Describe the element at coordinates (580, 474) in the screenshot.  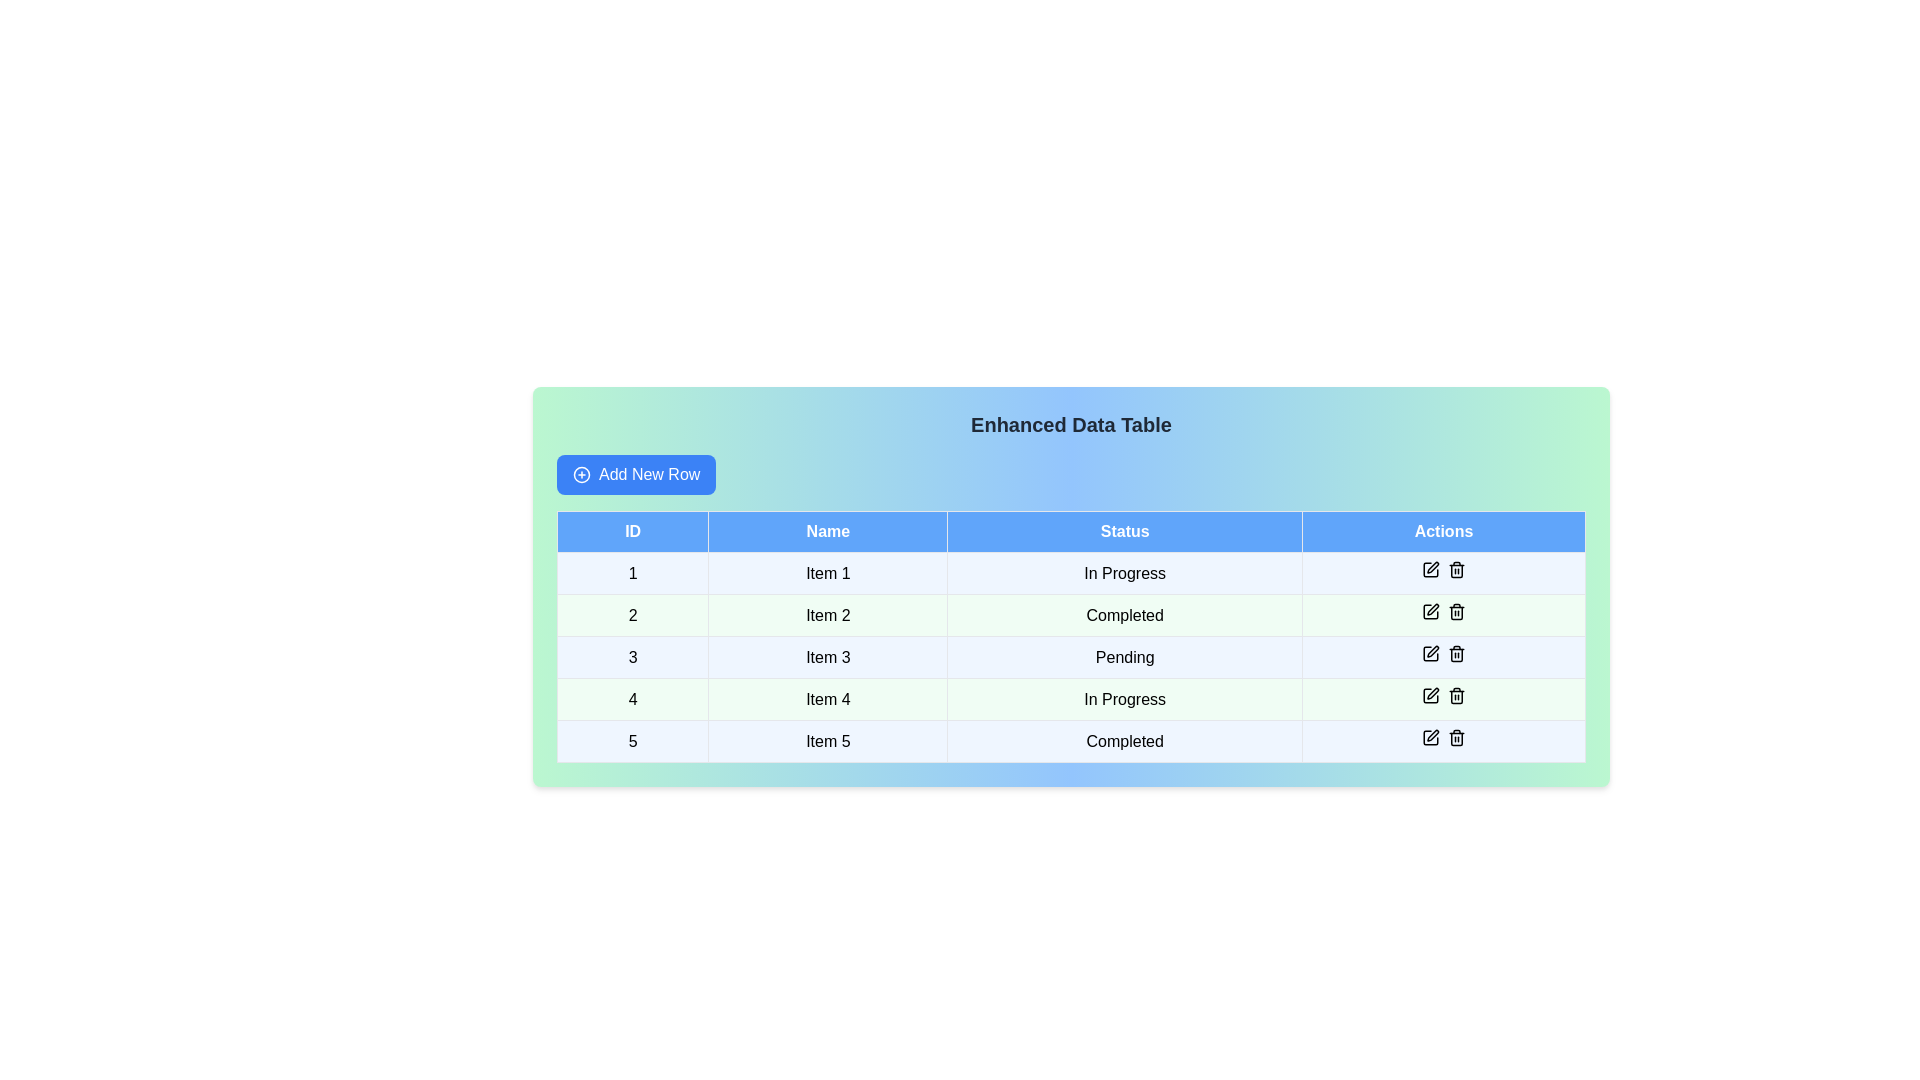
I see `the circular icon with a plus (+) symbol inside it, which is located within the blue button labeled 'Add New Row' in the top-left corner of the interface` at that location.